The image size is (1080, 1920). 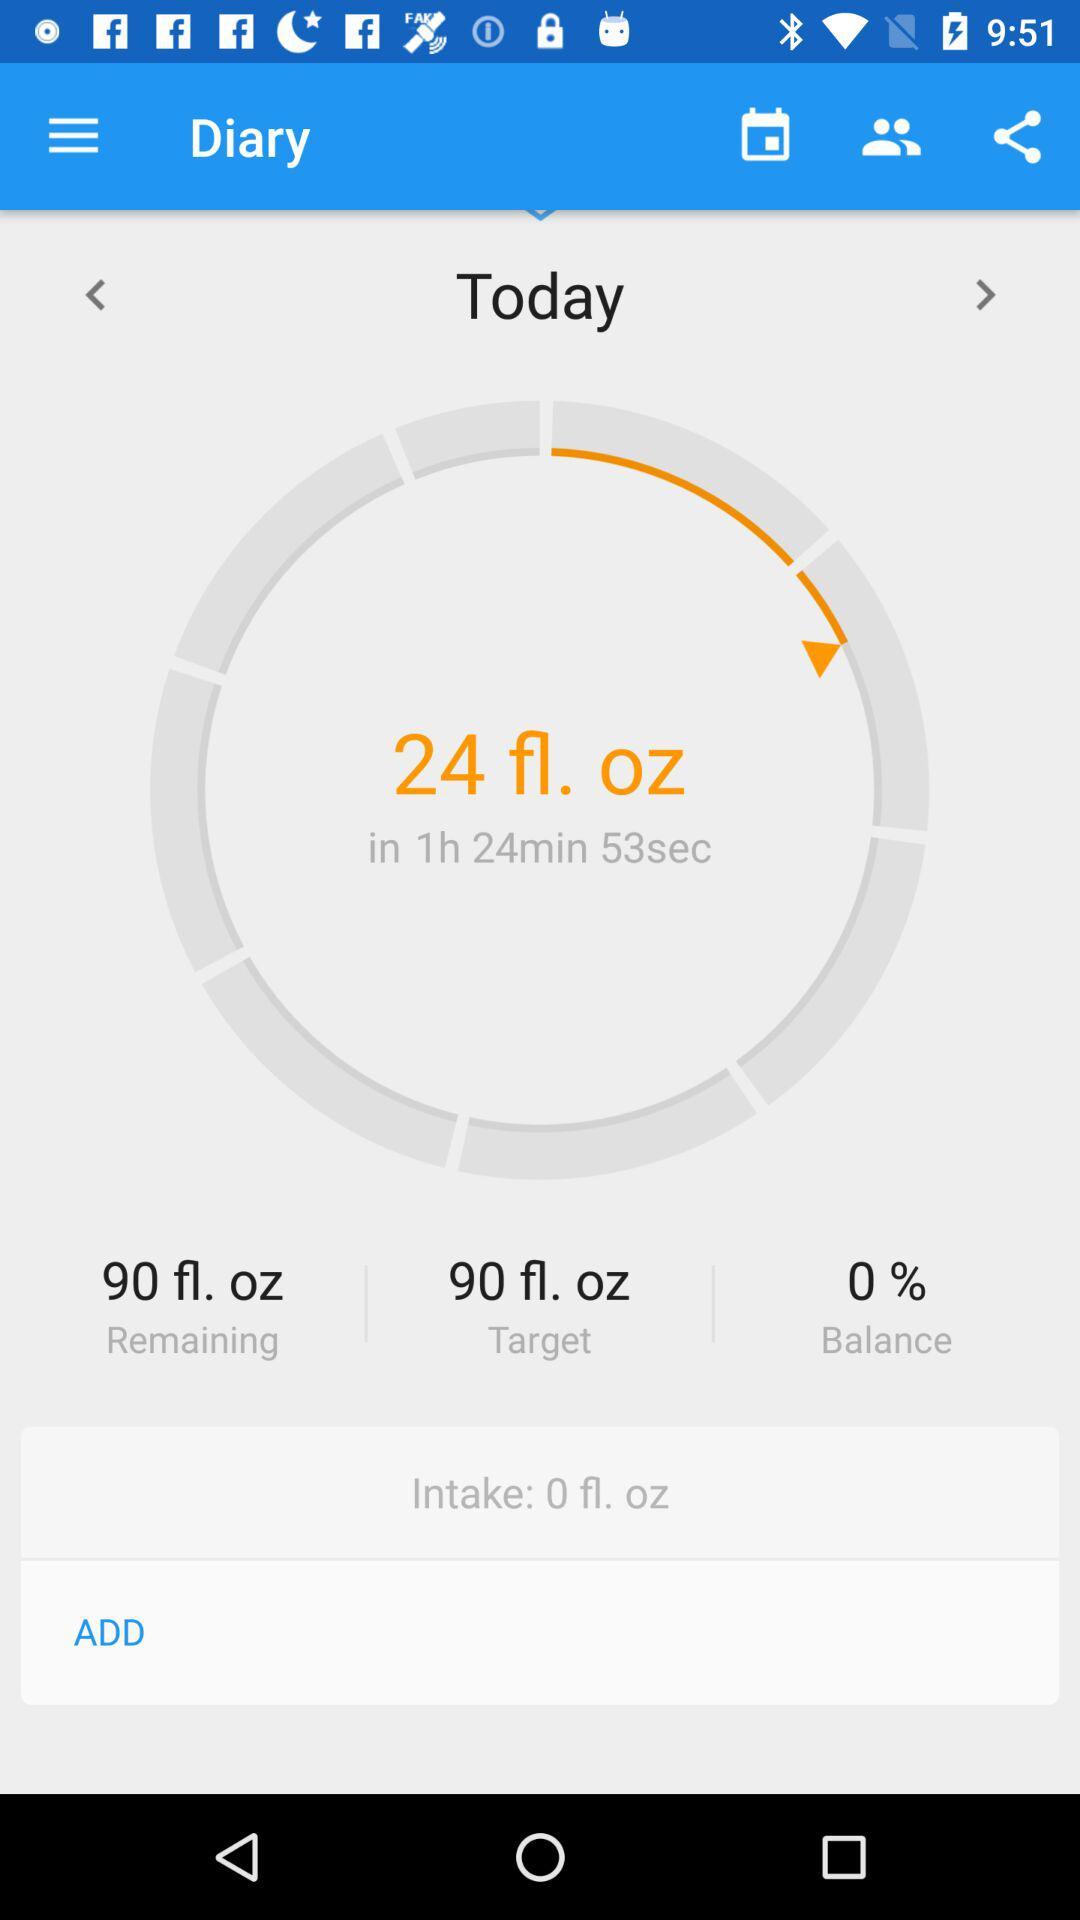 What do you see at coordinates (984, 292) in the screenshot?
I see `item next to today icon` at bounding box center [984, 292].